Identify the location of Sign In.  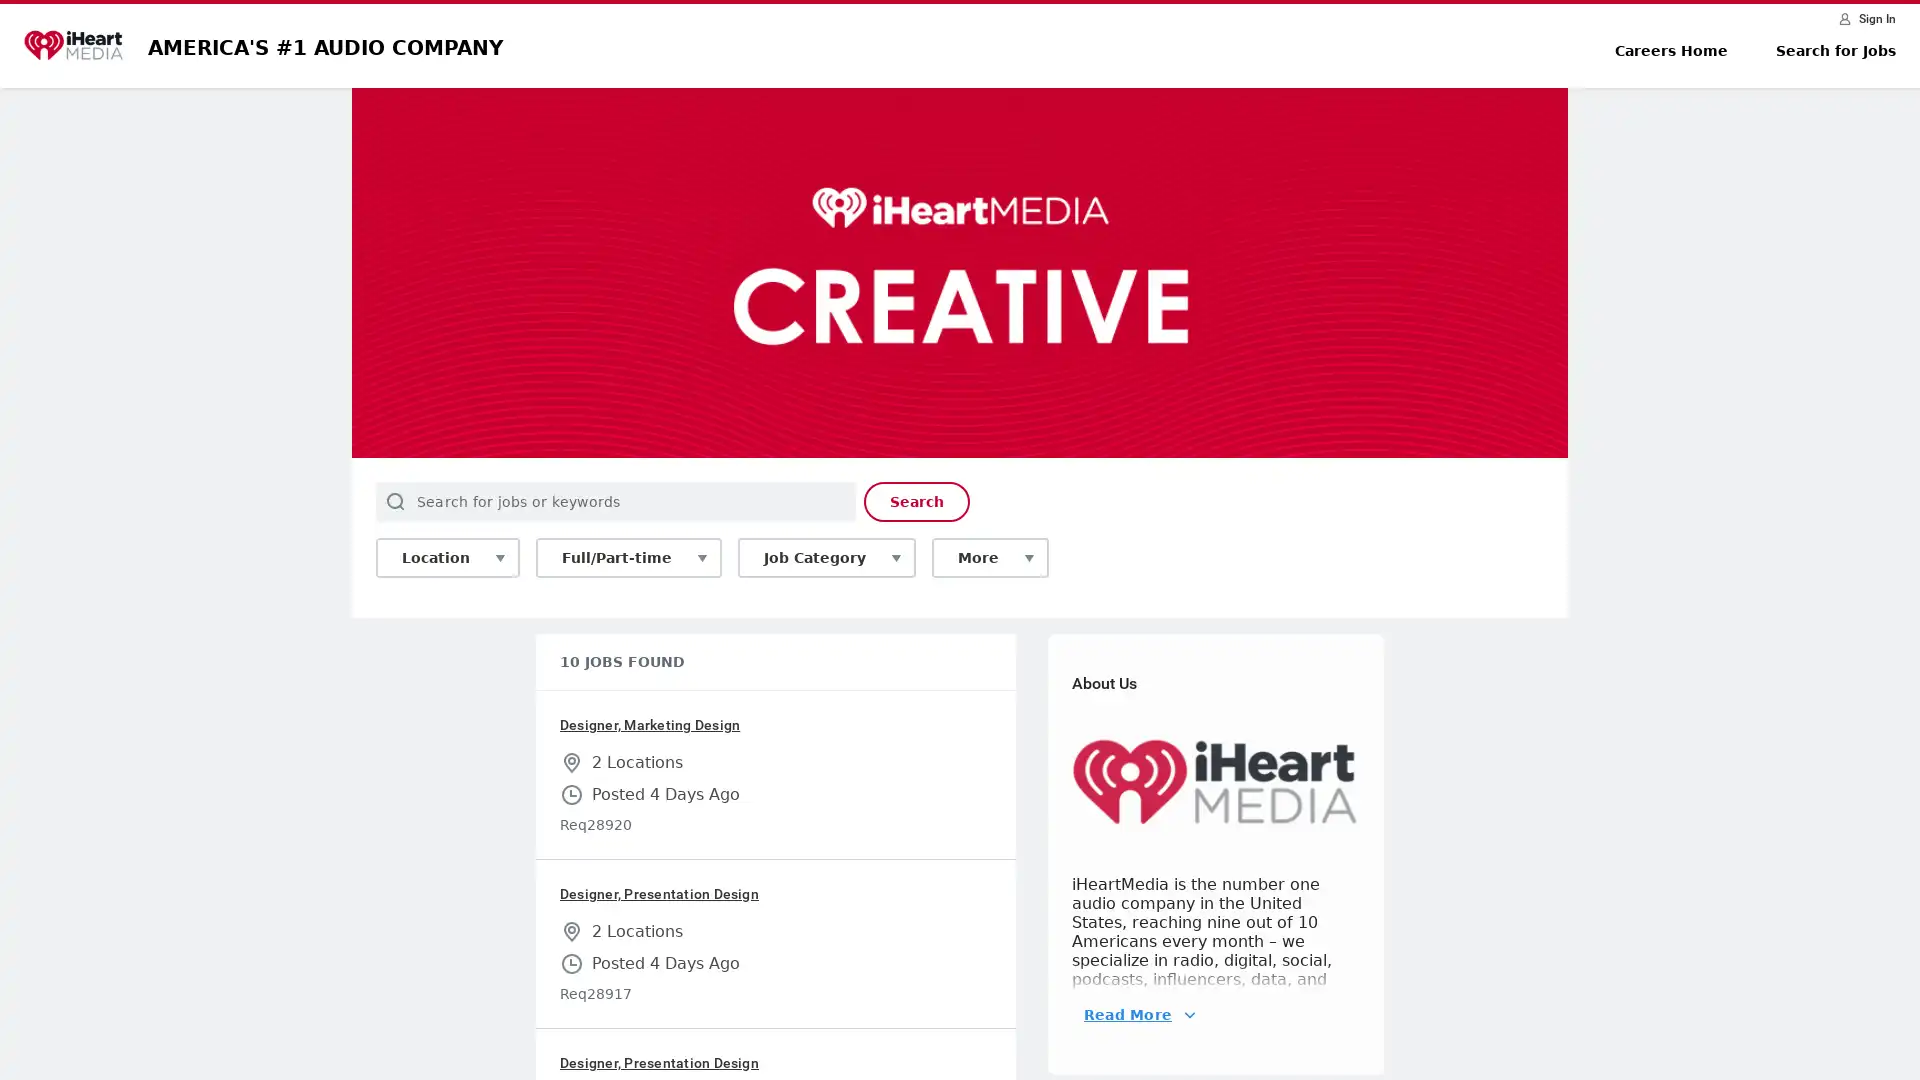
(1865, 18).